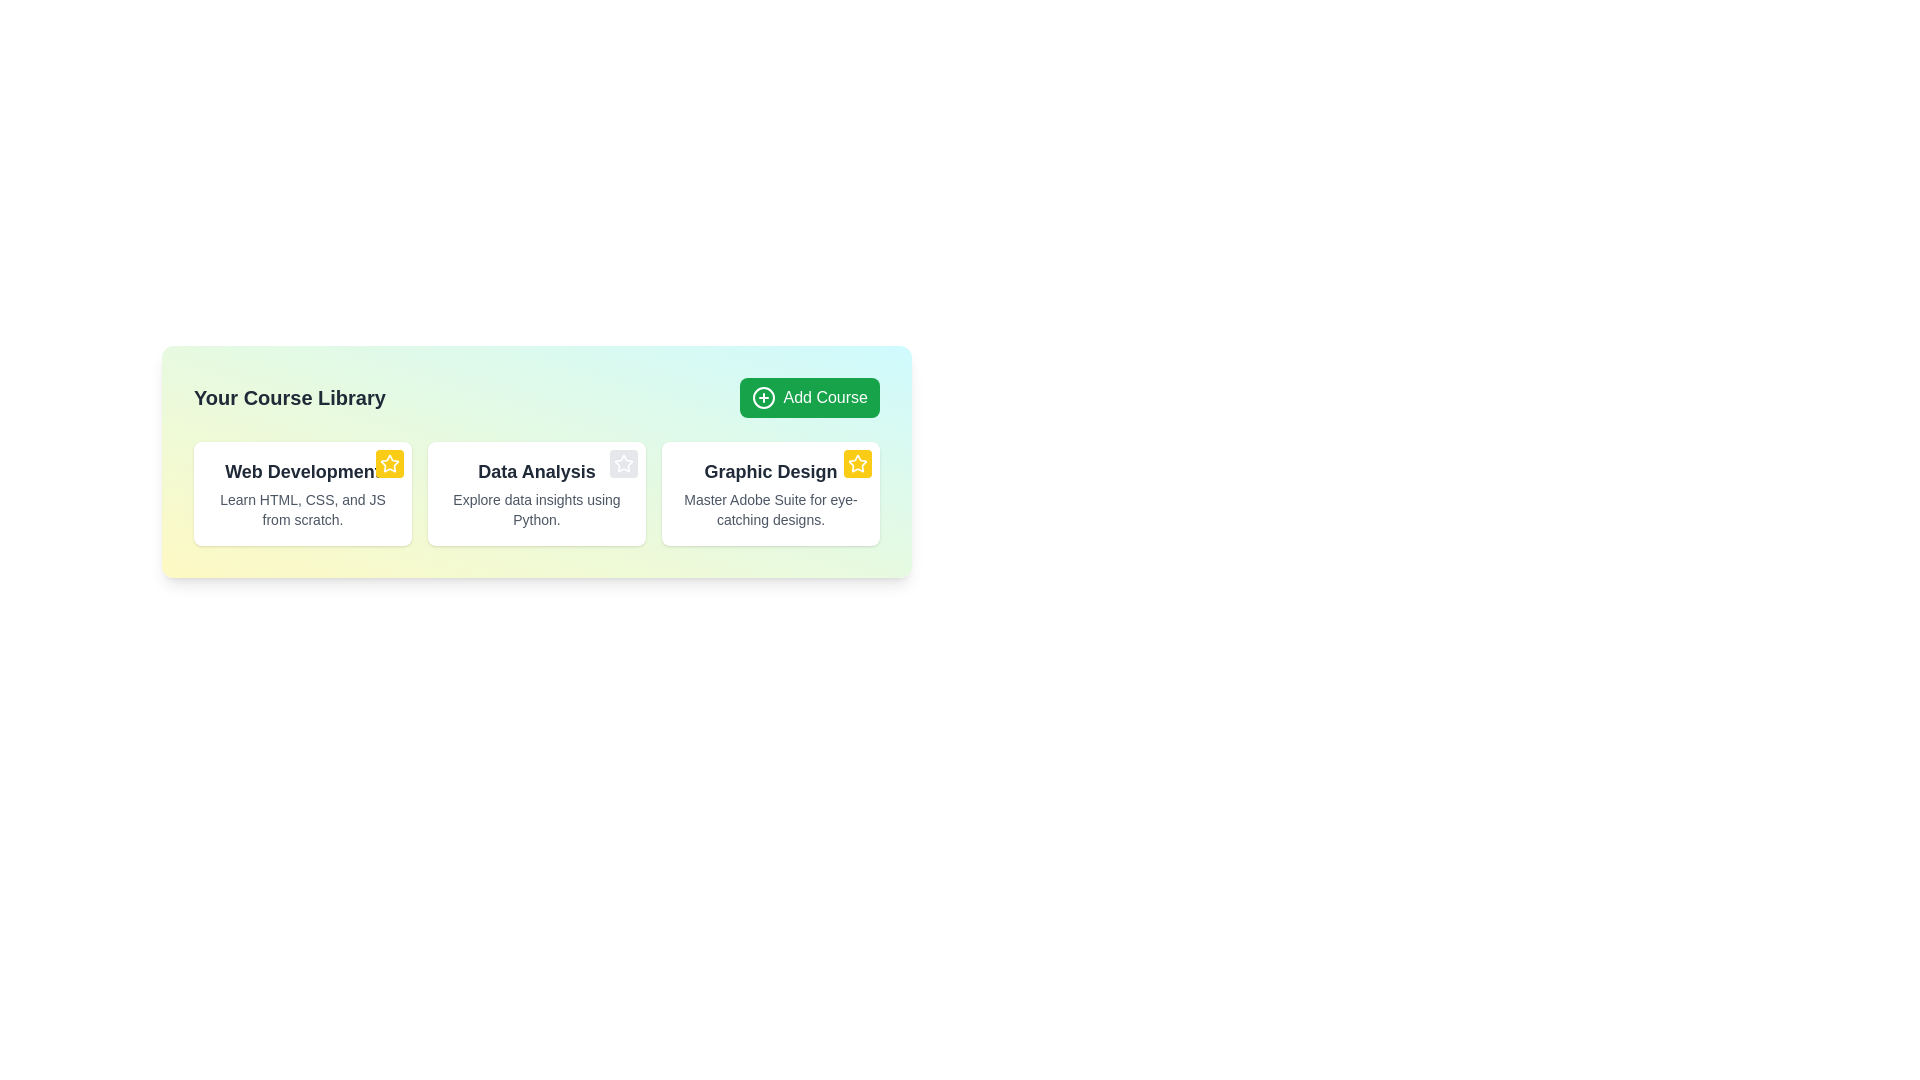  What do you see at coordinates (770, 471) in the screenshot?
I see `the 'Graphic Design' course title text label located at the top-left of the card-like structure` at bounding box center [770, 471].